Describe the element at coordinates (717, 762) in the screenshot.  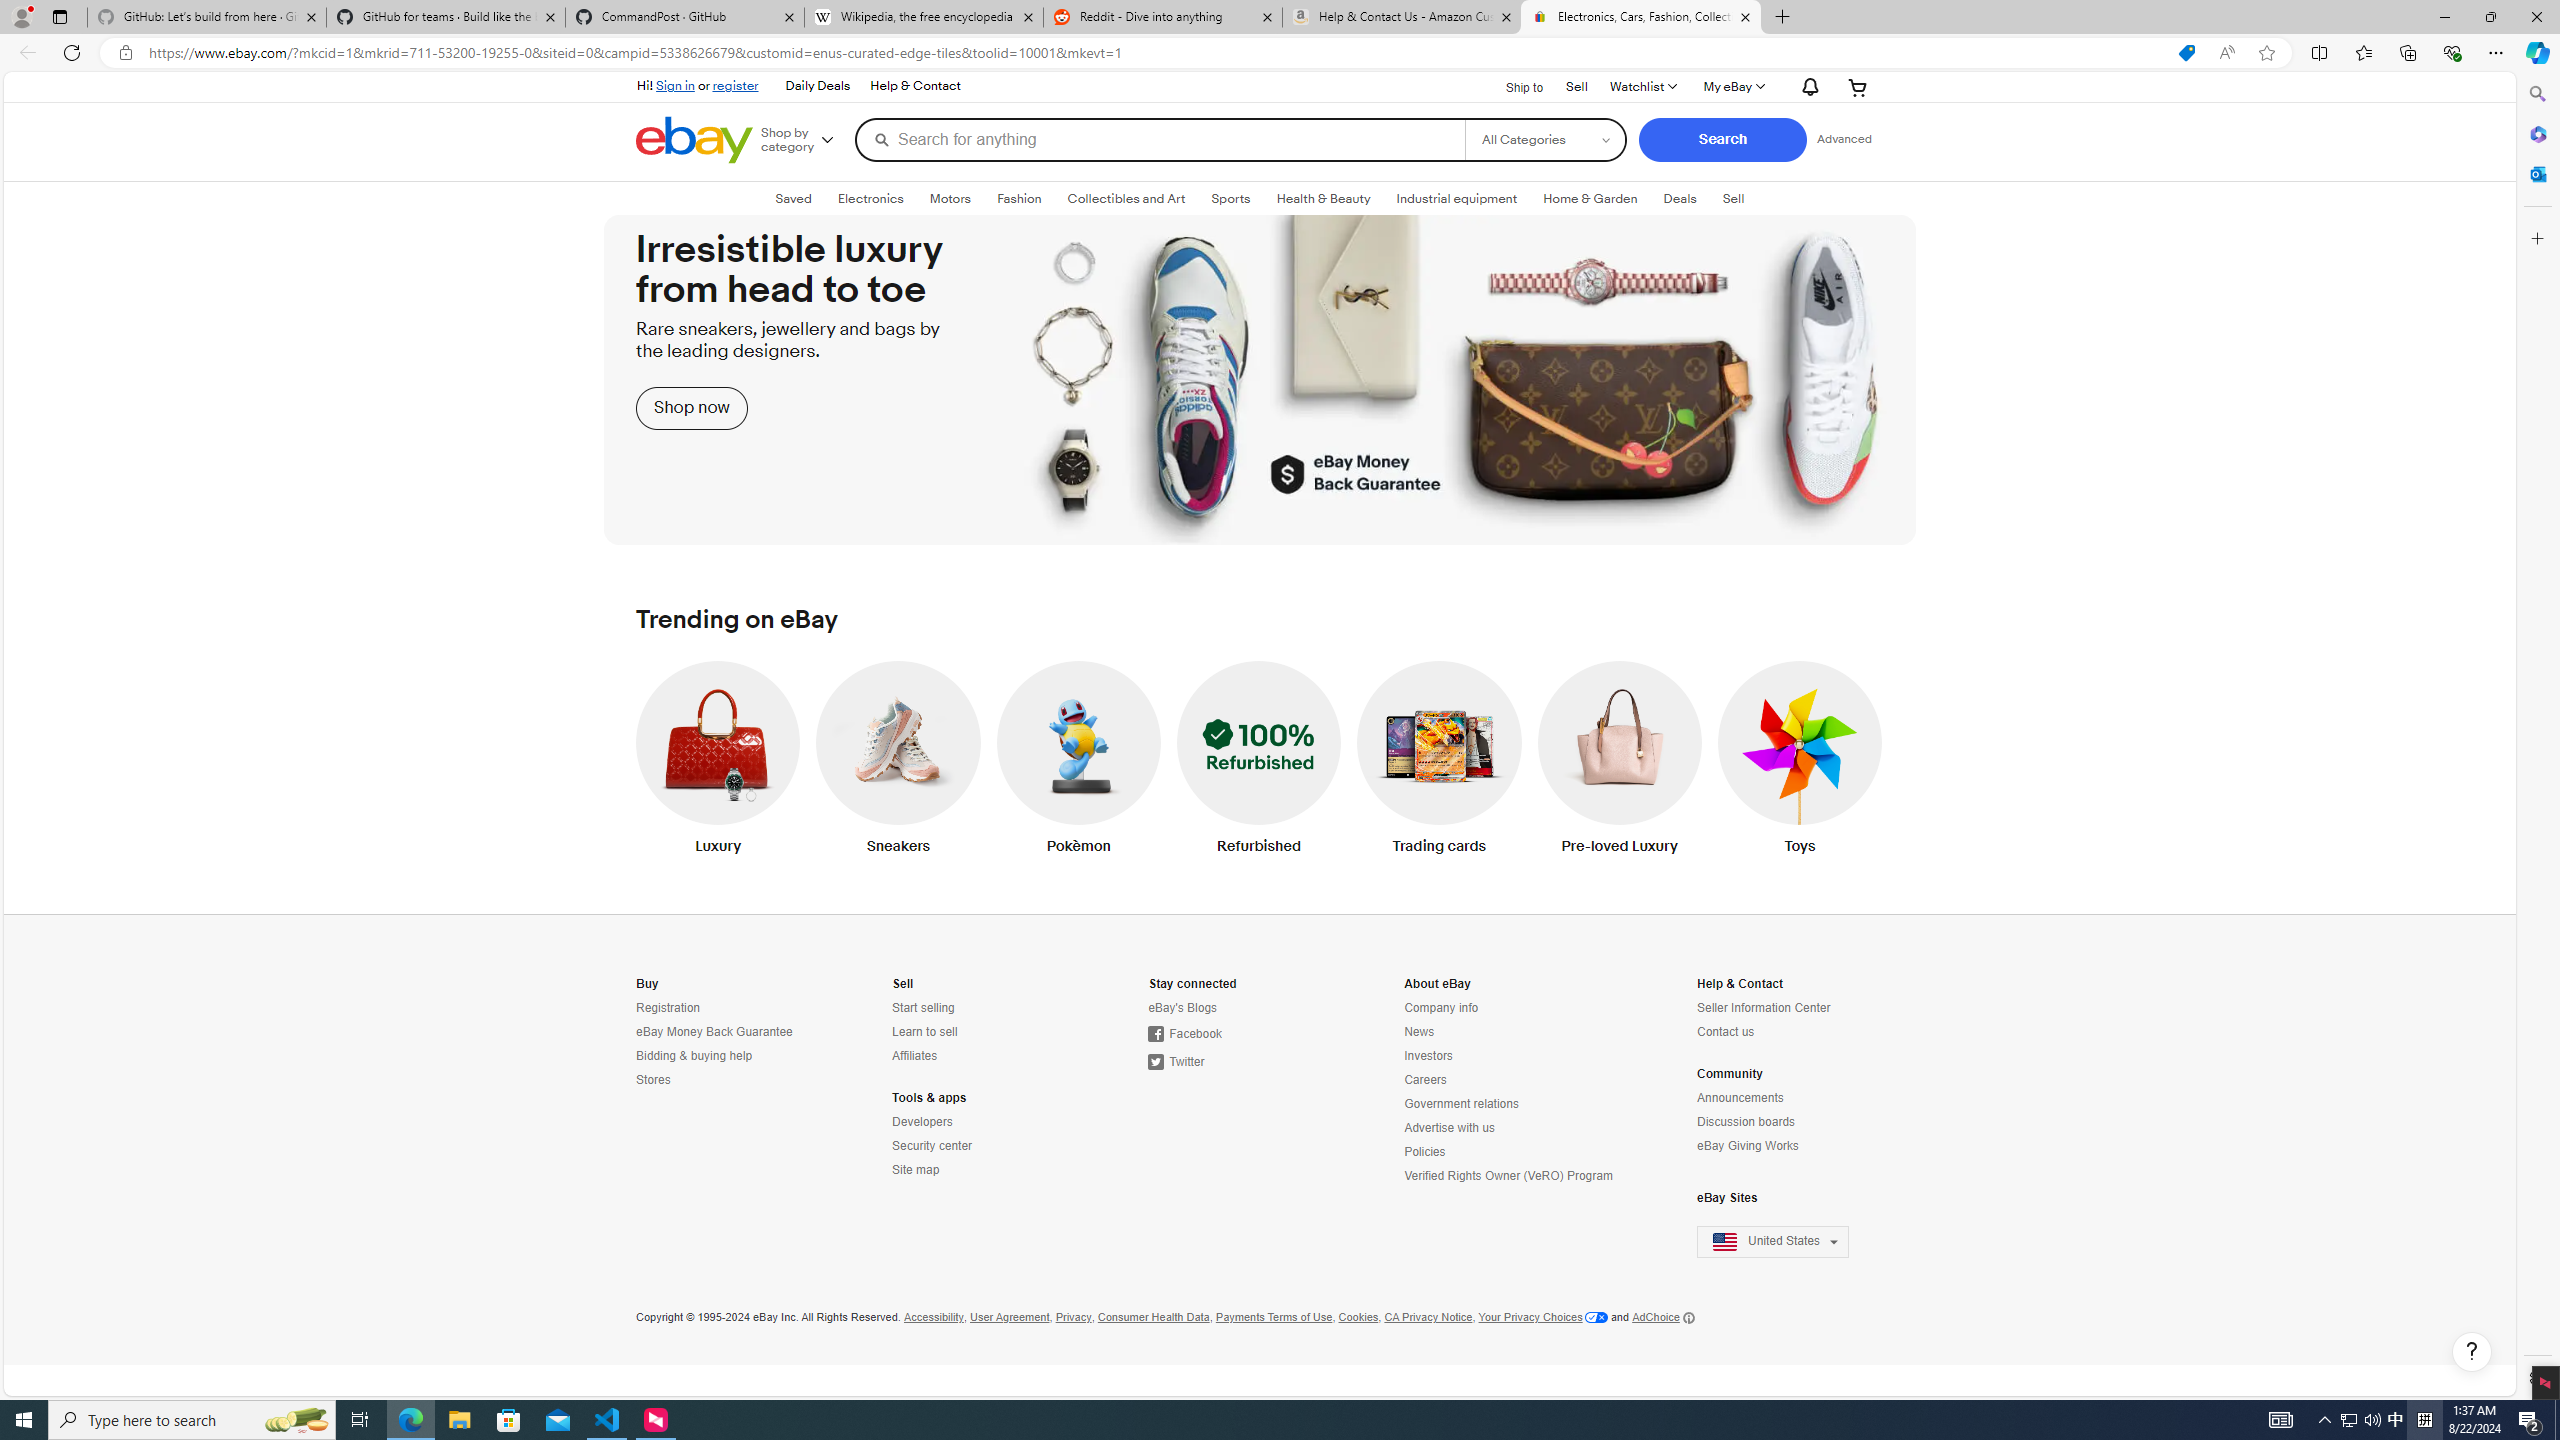
I see `'Luxury'` at that location.